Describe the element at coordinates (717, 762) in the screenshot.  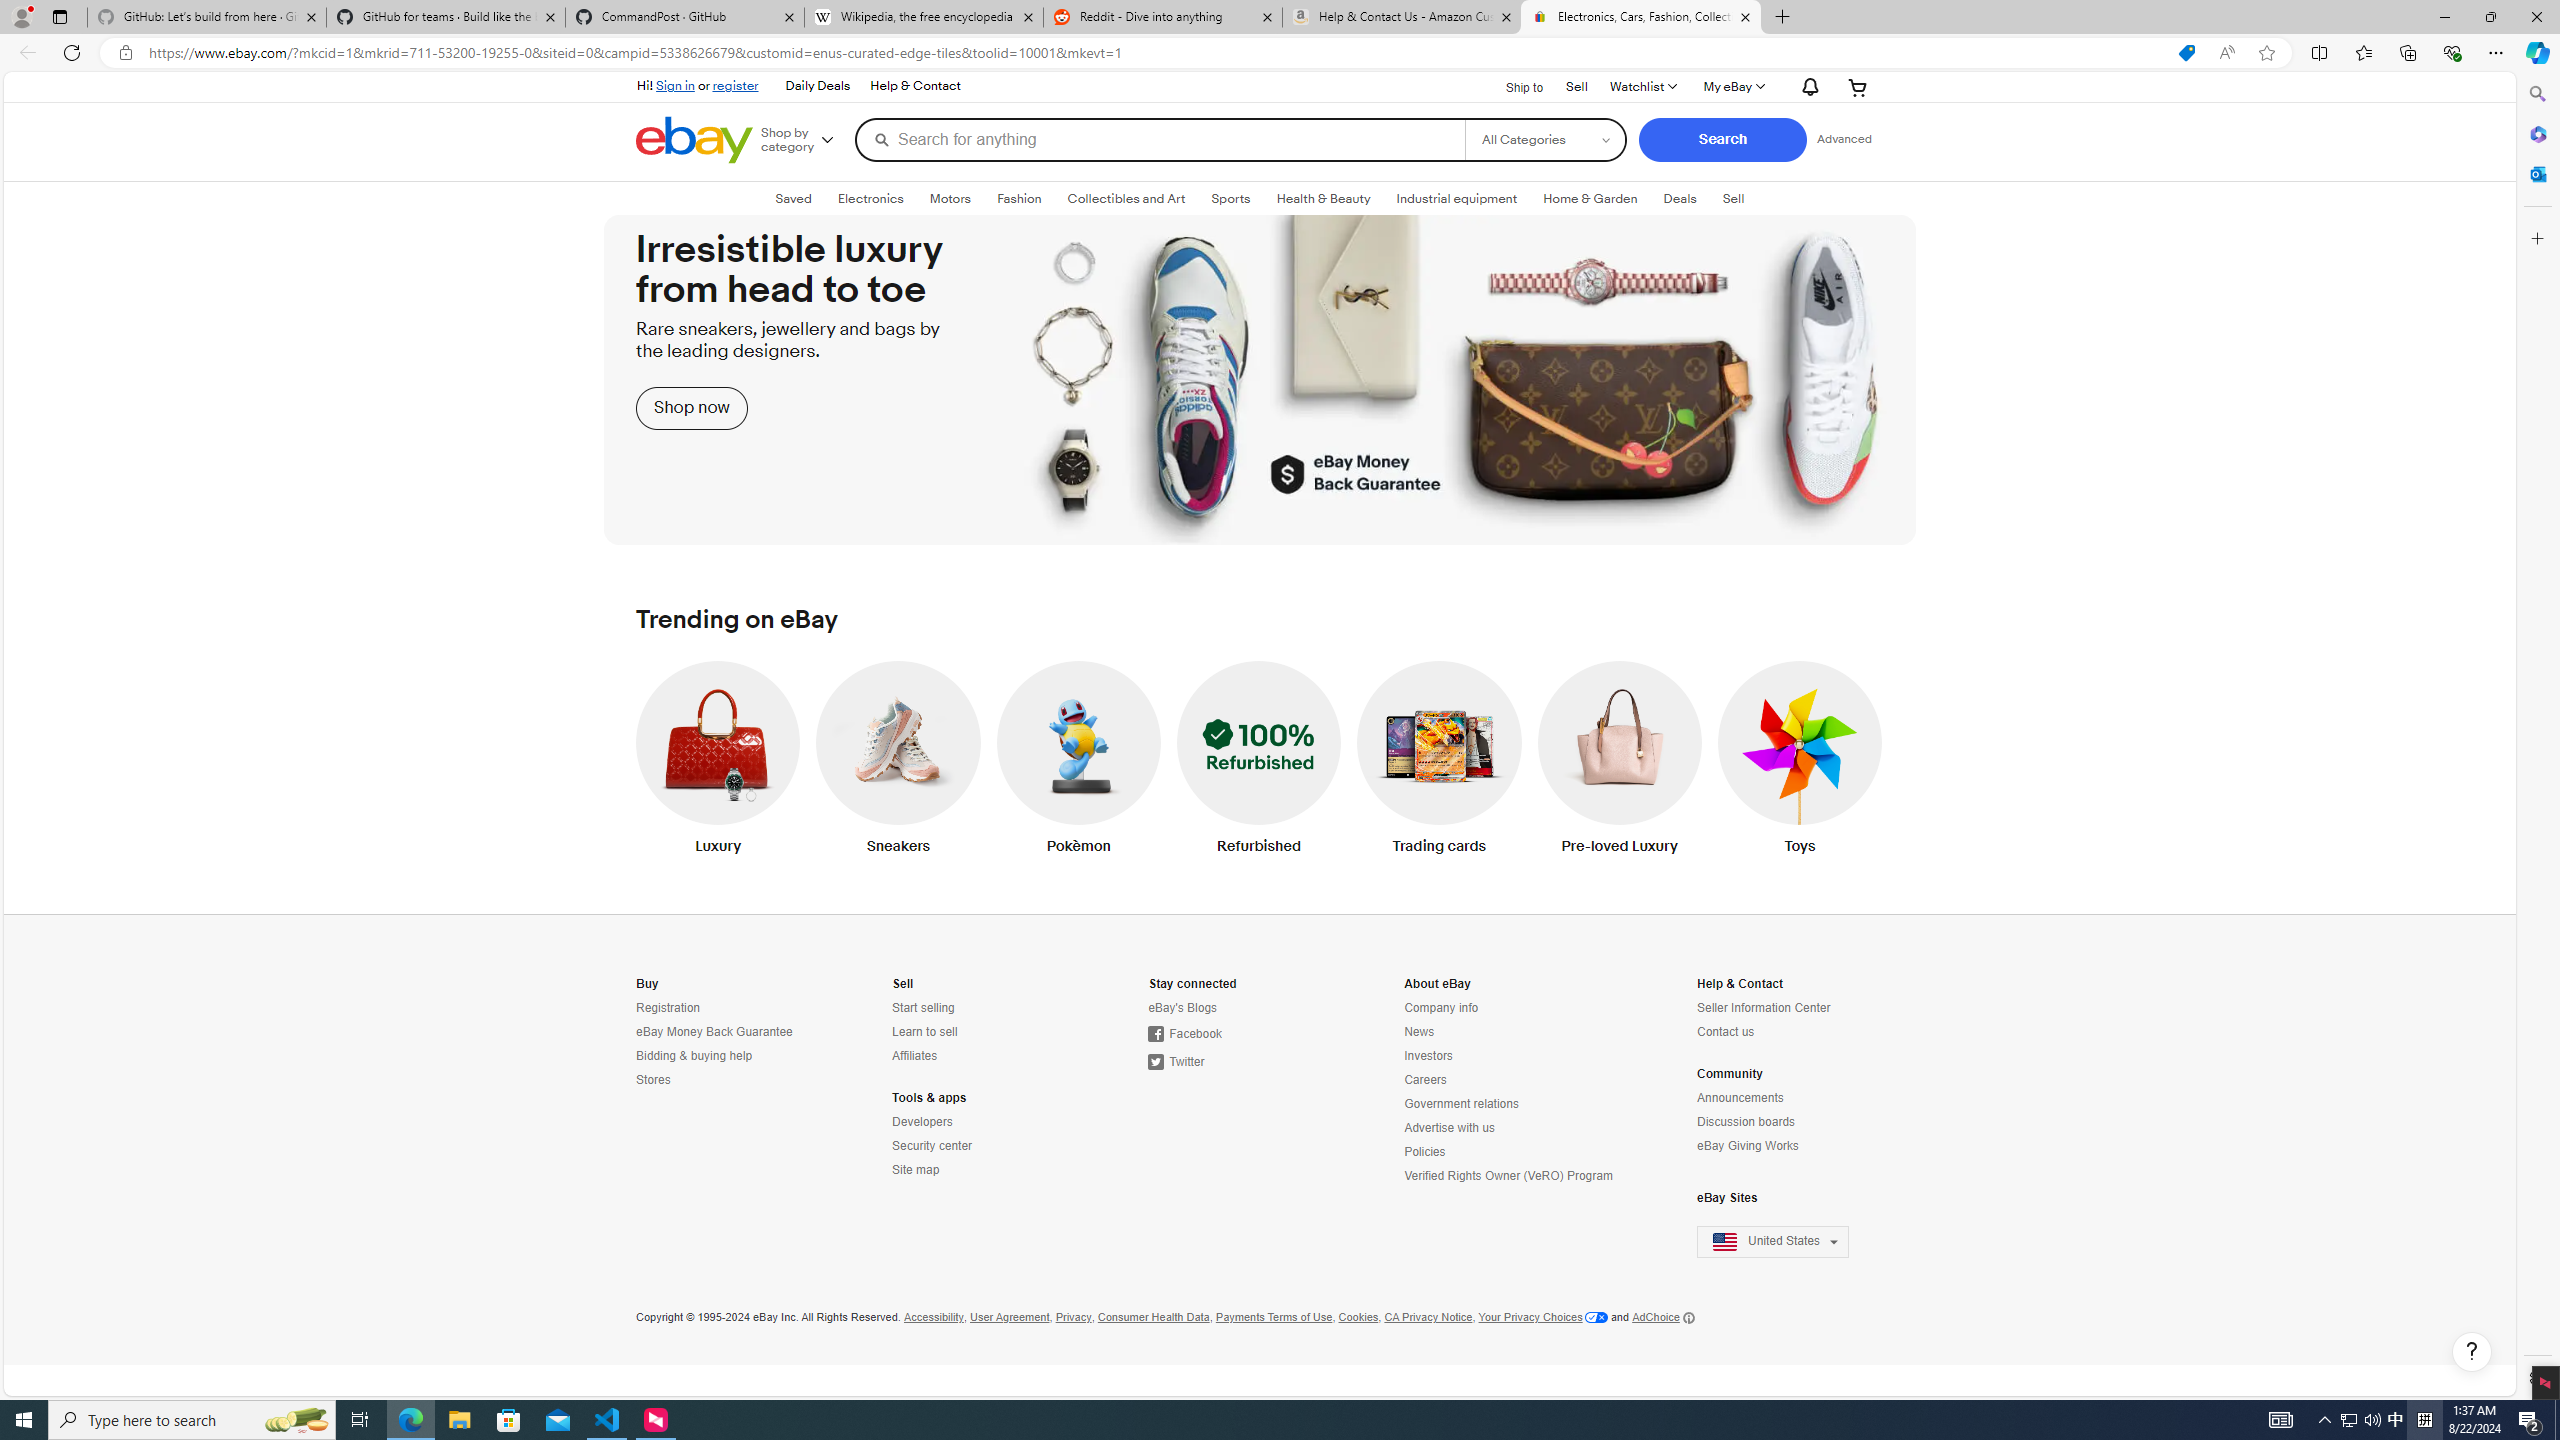
I see `'Luxury'` at that location.